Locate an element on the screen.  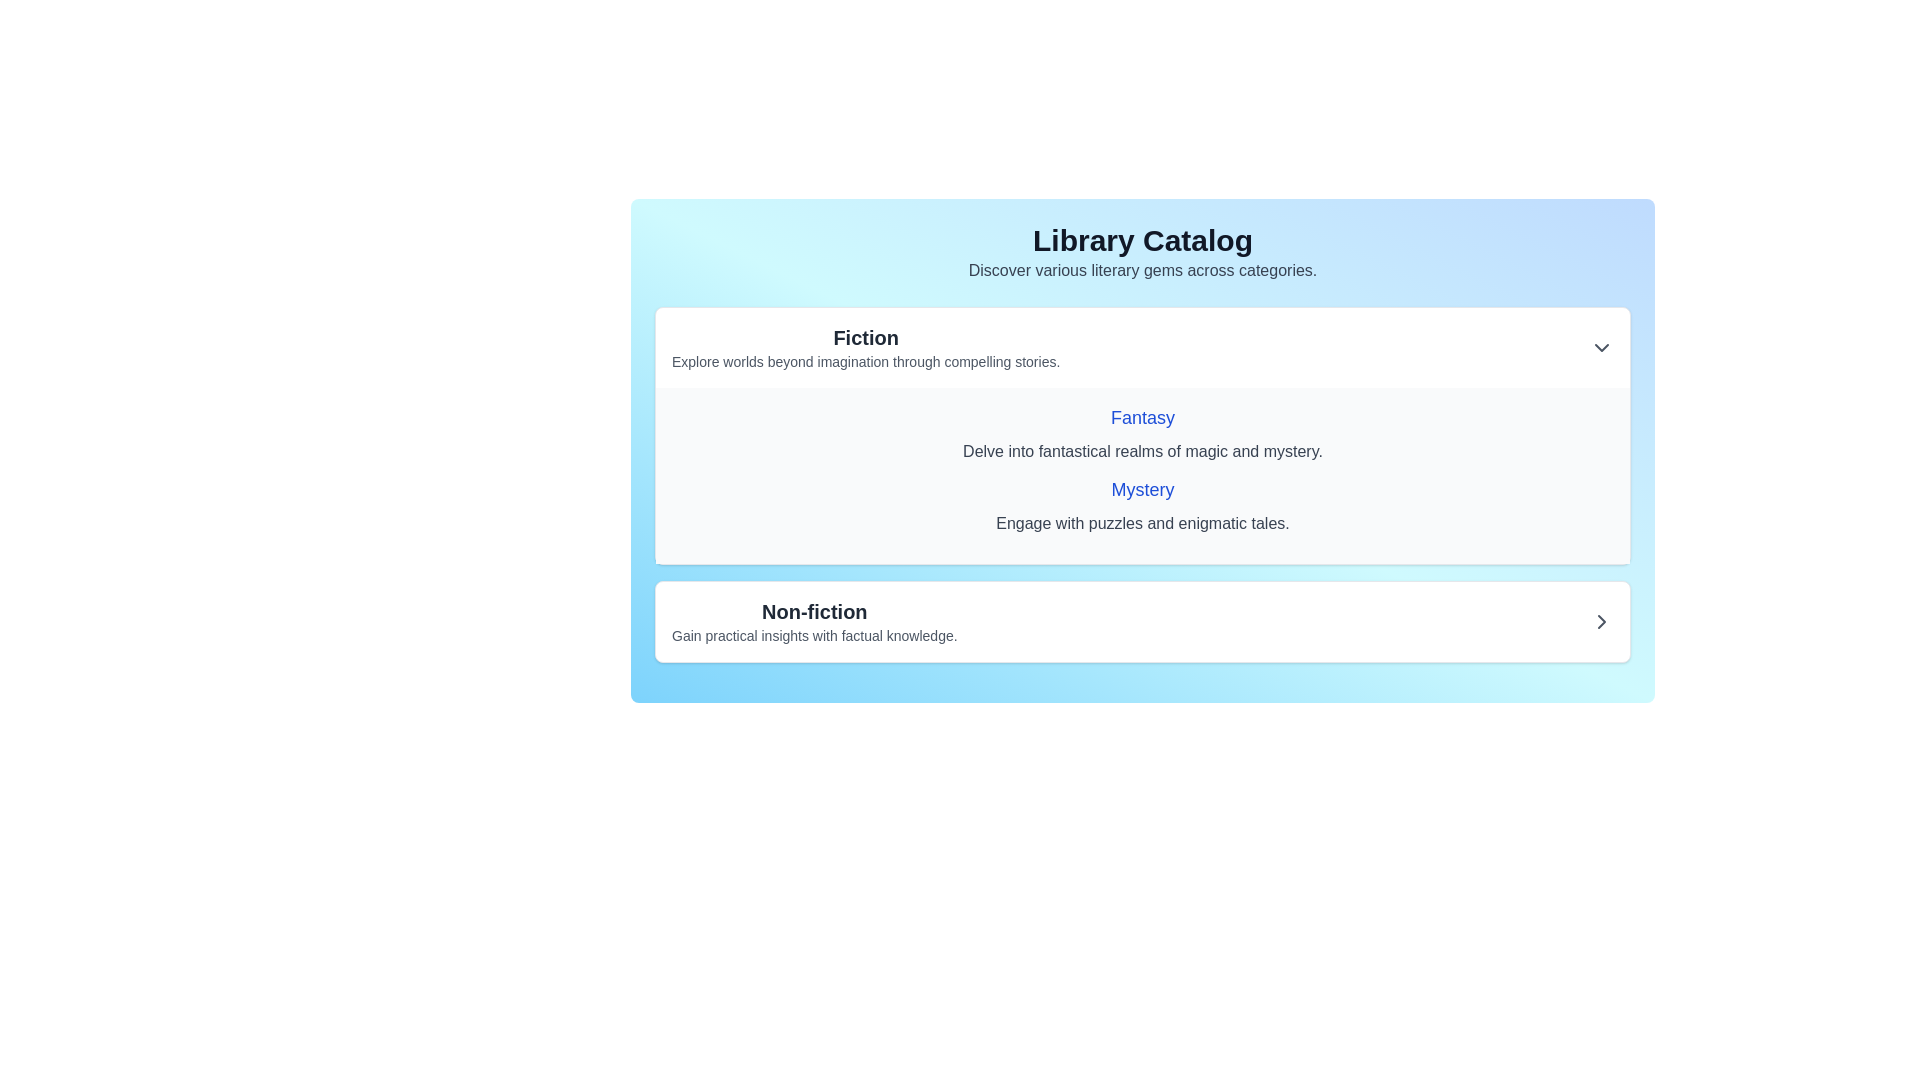
the rightwards chevron icon that indicates further navigation options for the 'Non-fiction' section is located at coordinates (1602, 620).